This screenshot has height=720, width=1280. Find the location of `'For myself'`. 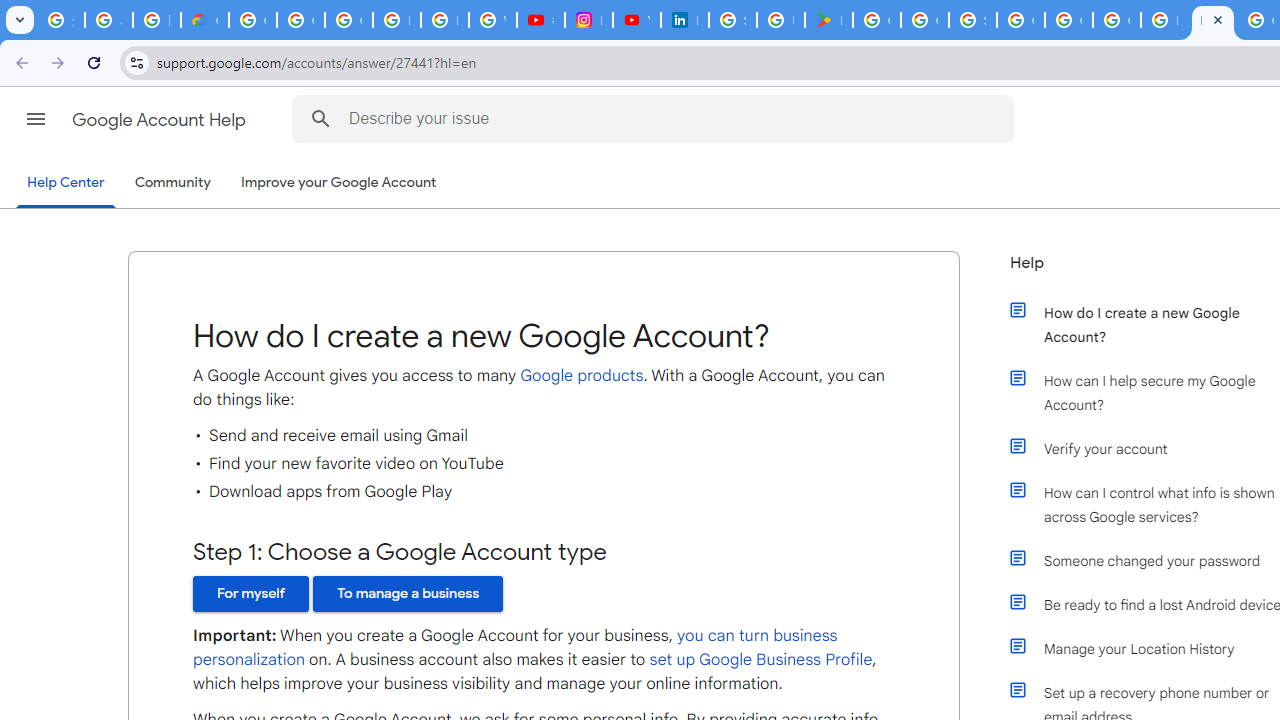

'For myself' is located at coordinates (250, 593).